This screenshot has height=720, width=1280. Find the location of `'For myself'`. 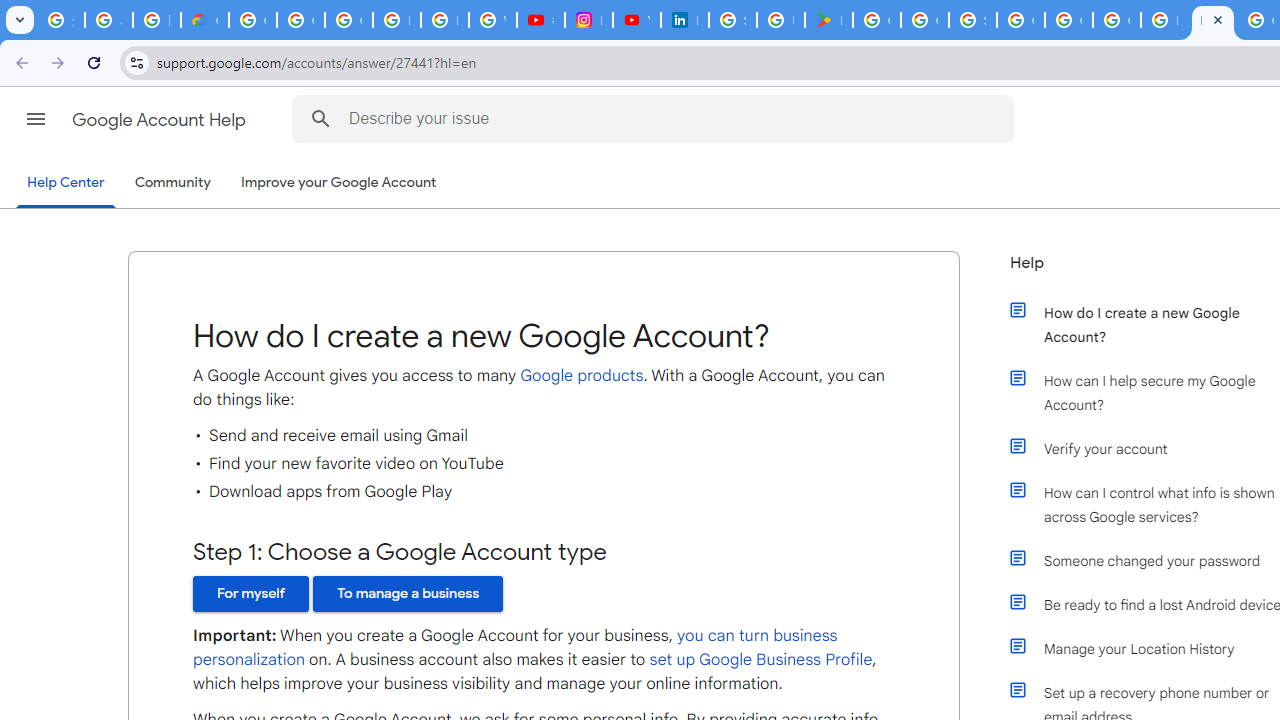

'For myself' is located at coordinates (250, 593).